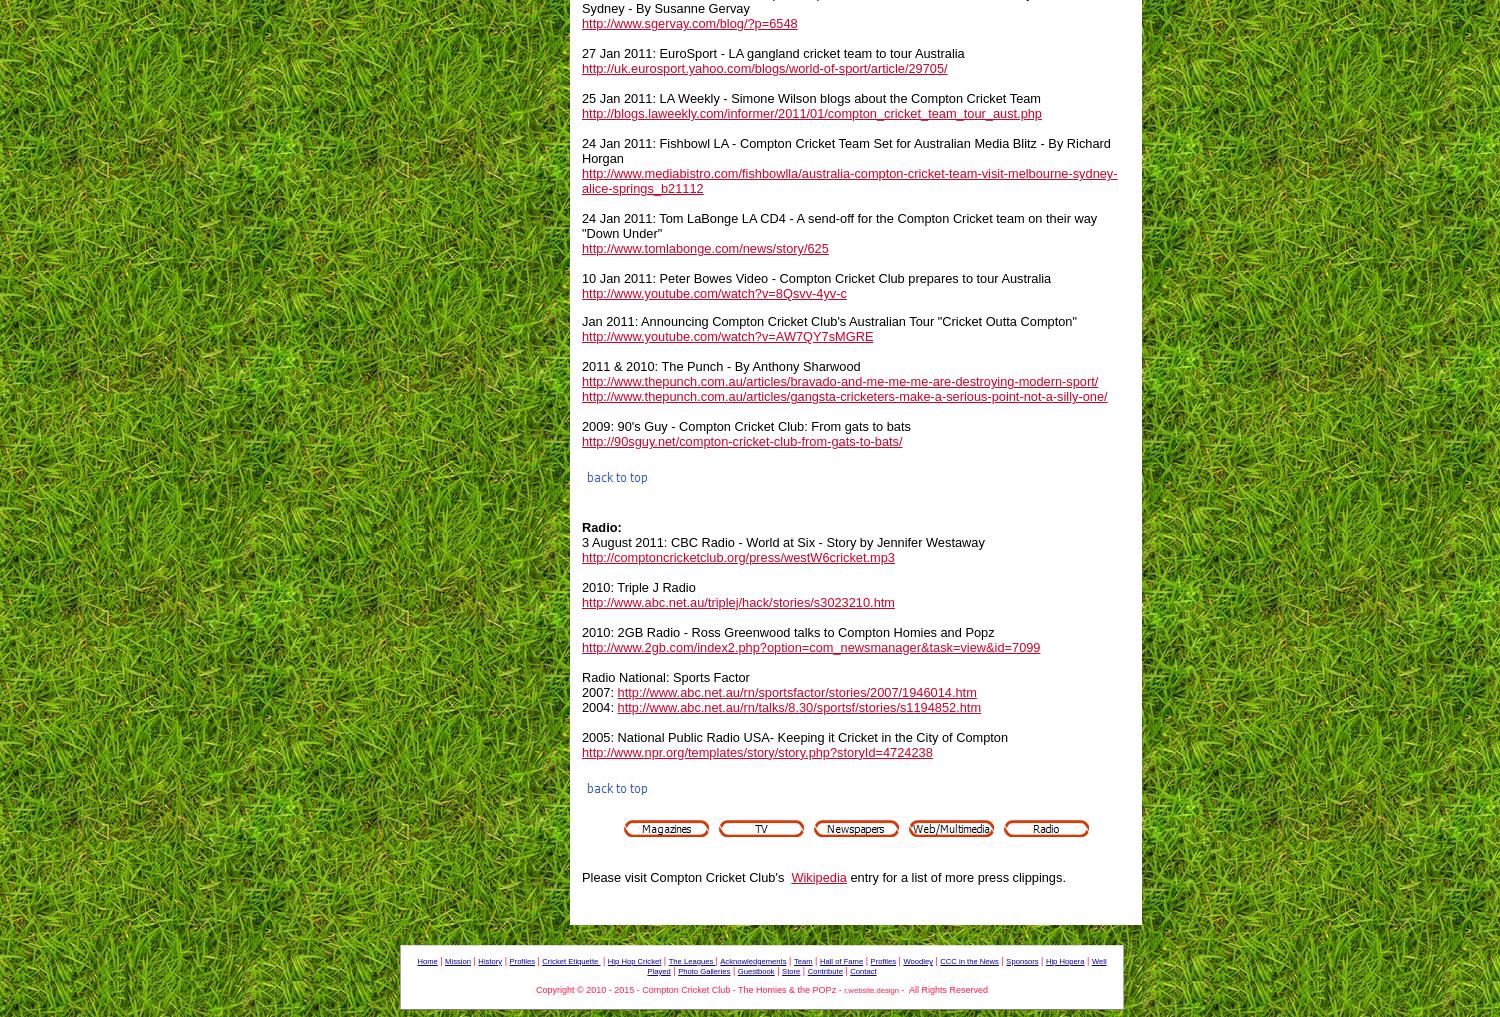  I want to click on '3 August 2011: CBC Radio - World at Six - Story by 
				Jennifer Westaway', so click(783, 541).